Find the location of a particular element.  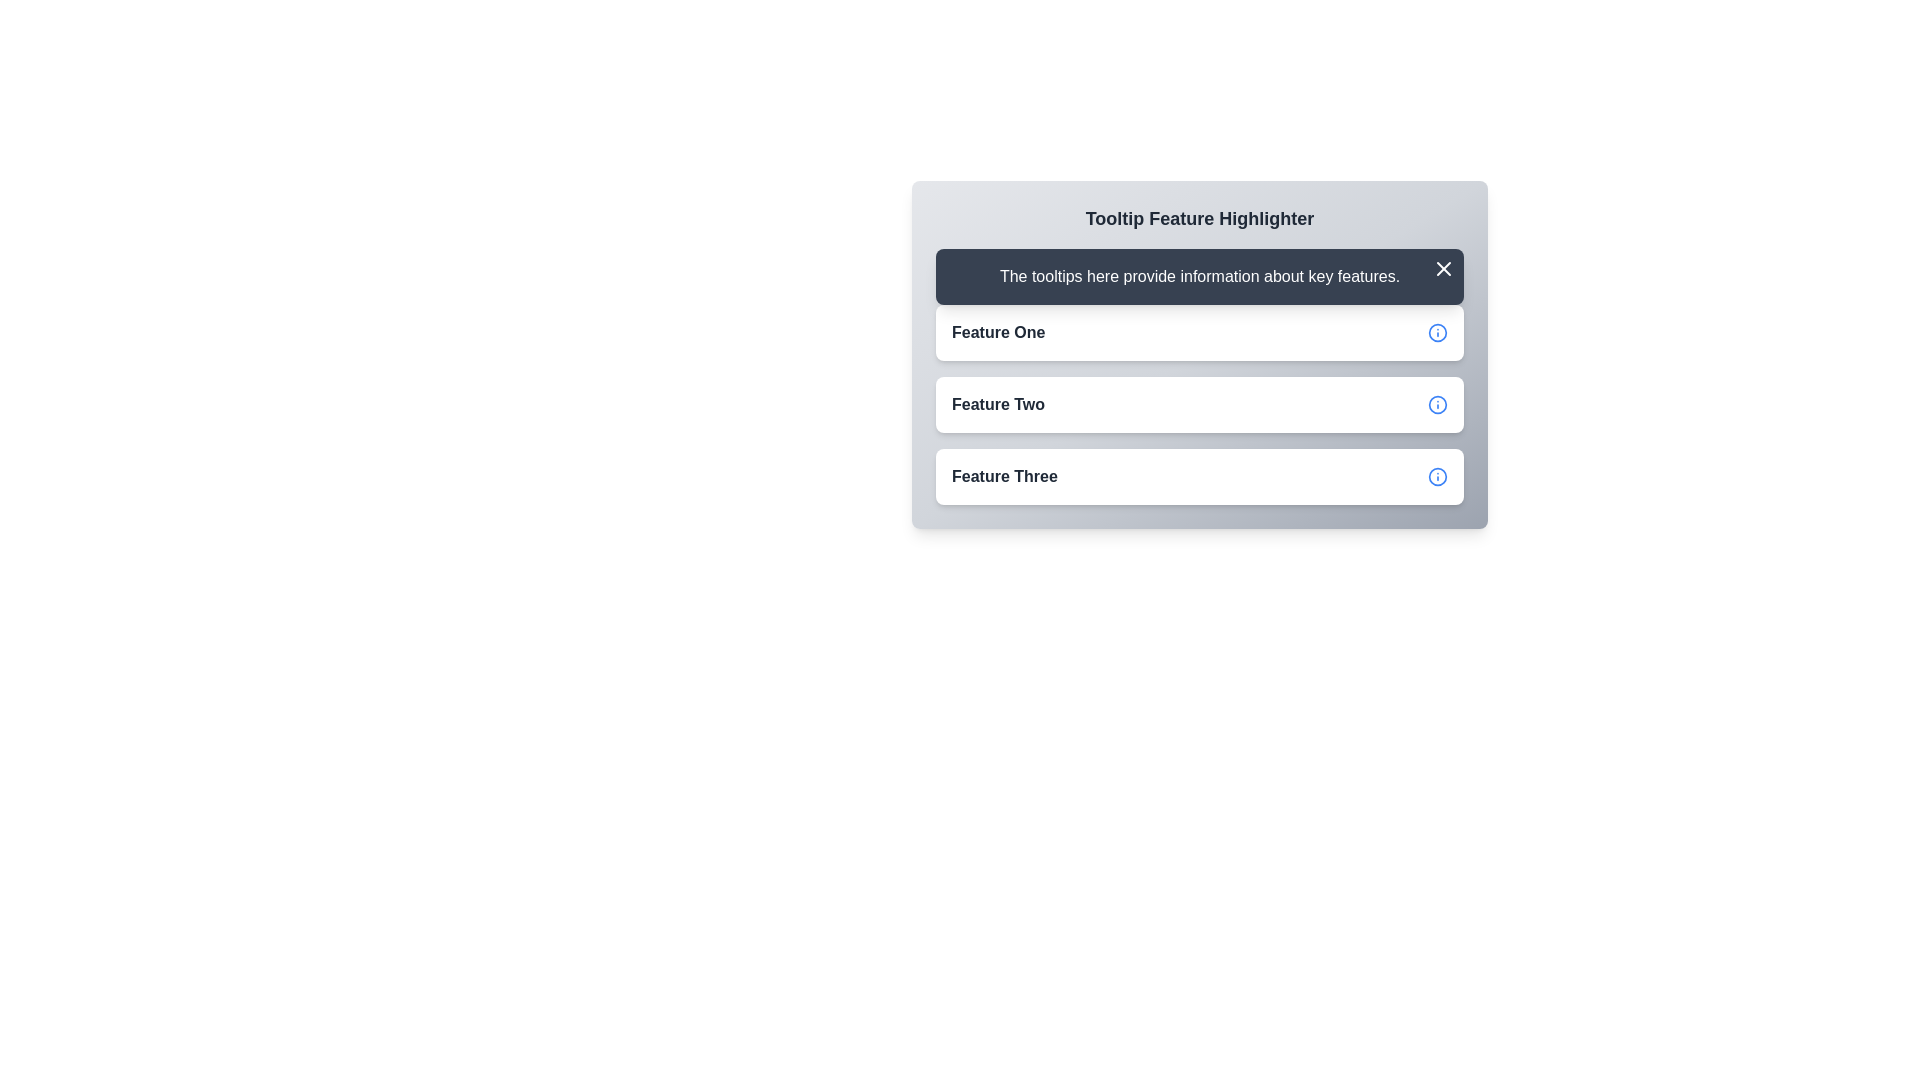

the Text Display Area that displays the text 'The tooltips here provide information about key features.' is located at coordinates (1200, 277).